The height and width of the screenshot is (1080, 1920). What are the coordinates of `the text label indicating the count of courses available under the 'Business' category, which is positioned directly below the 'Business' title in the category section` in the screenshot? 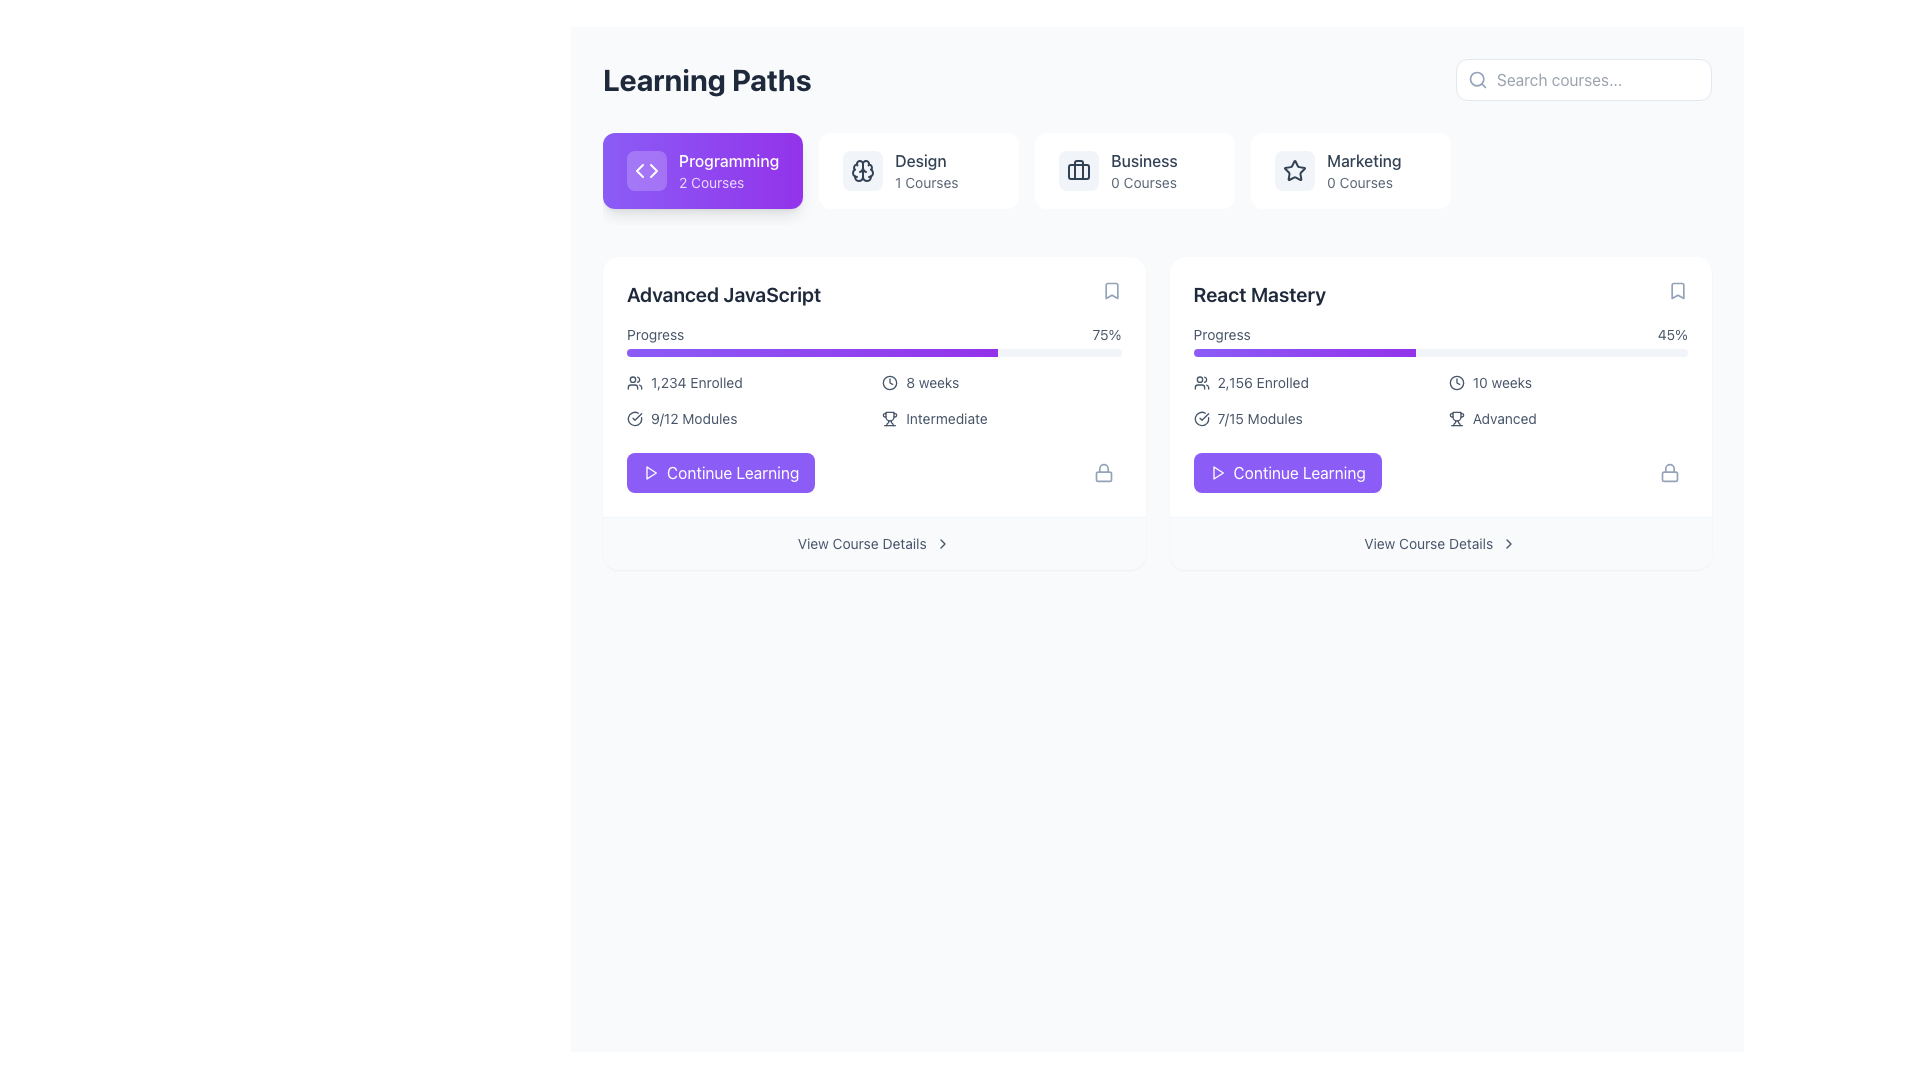 It's located at (1144, 182).